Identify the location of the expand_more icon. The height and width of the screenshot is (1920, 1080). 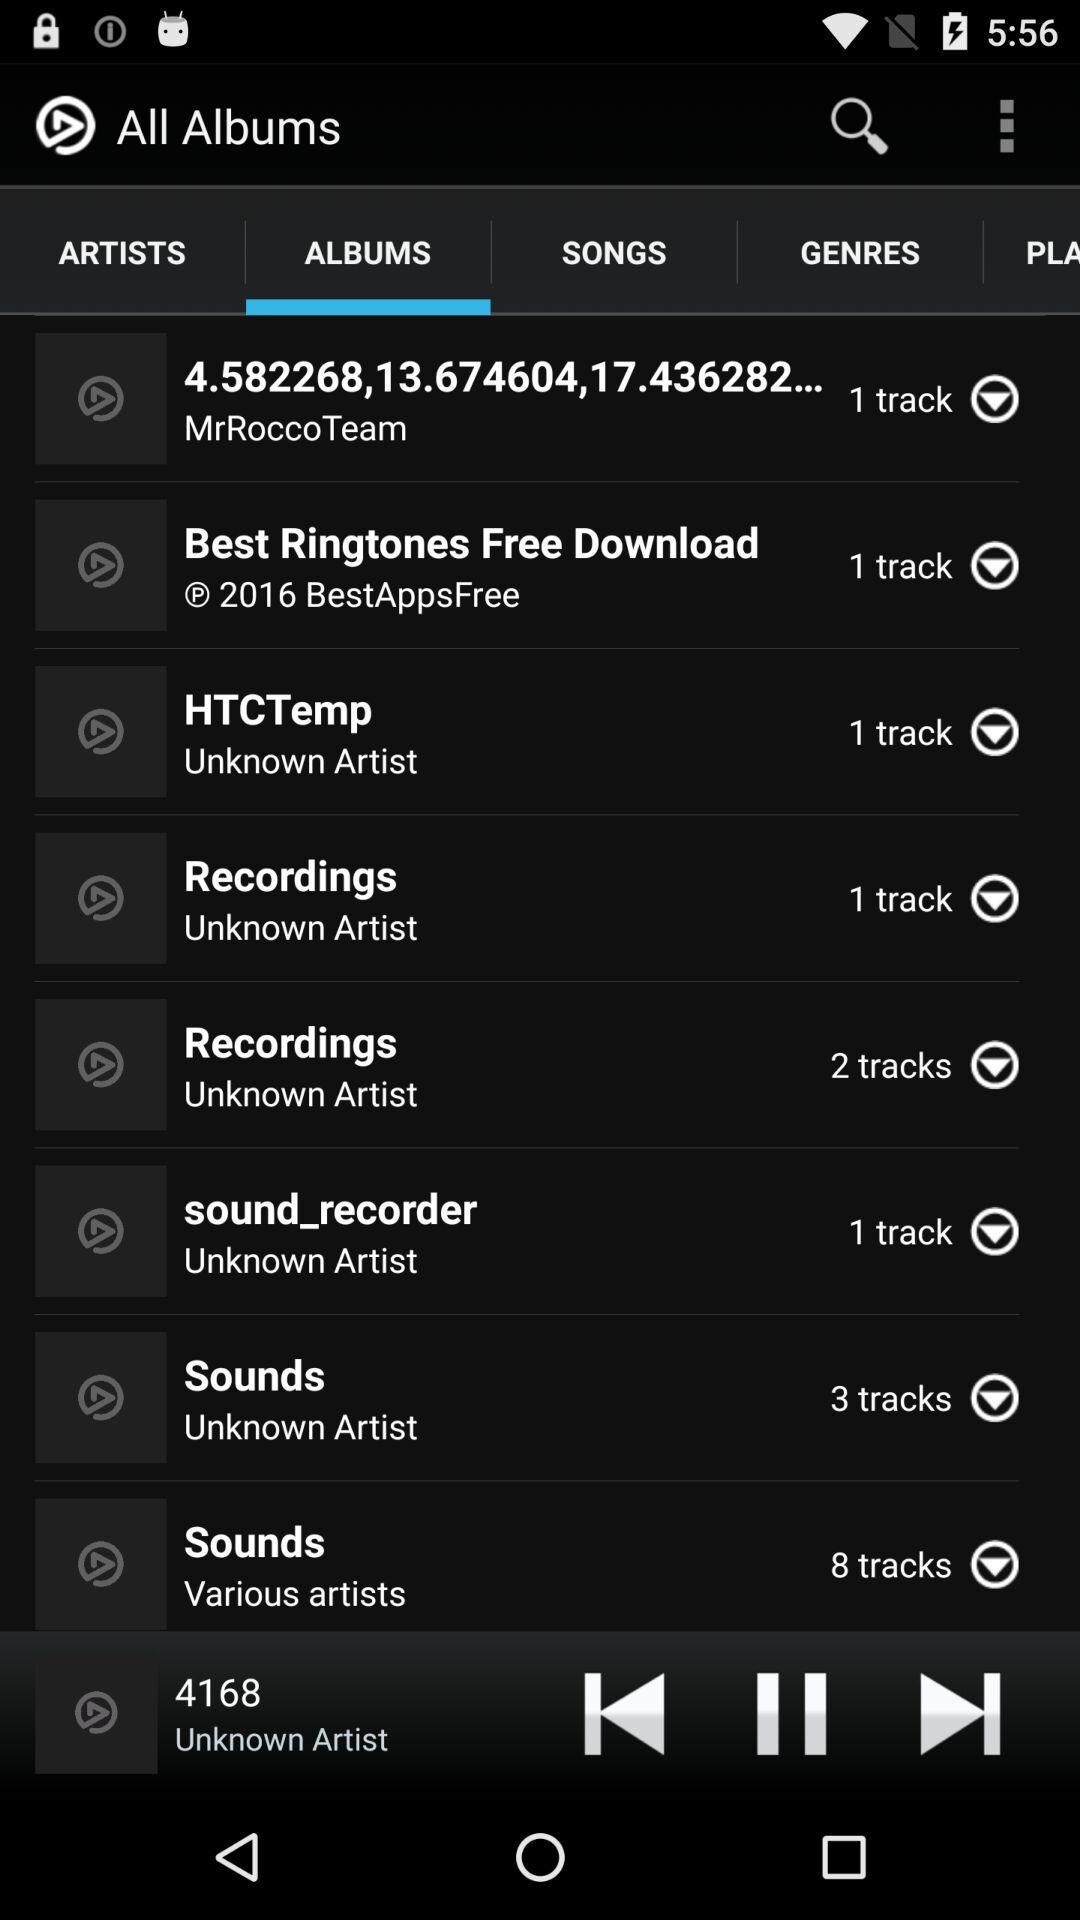
(1003, 1317).